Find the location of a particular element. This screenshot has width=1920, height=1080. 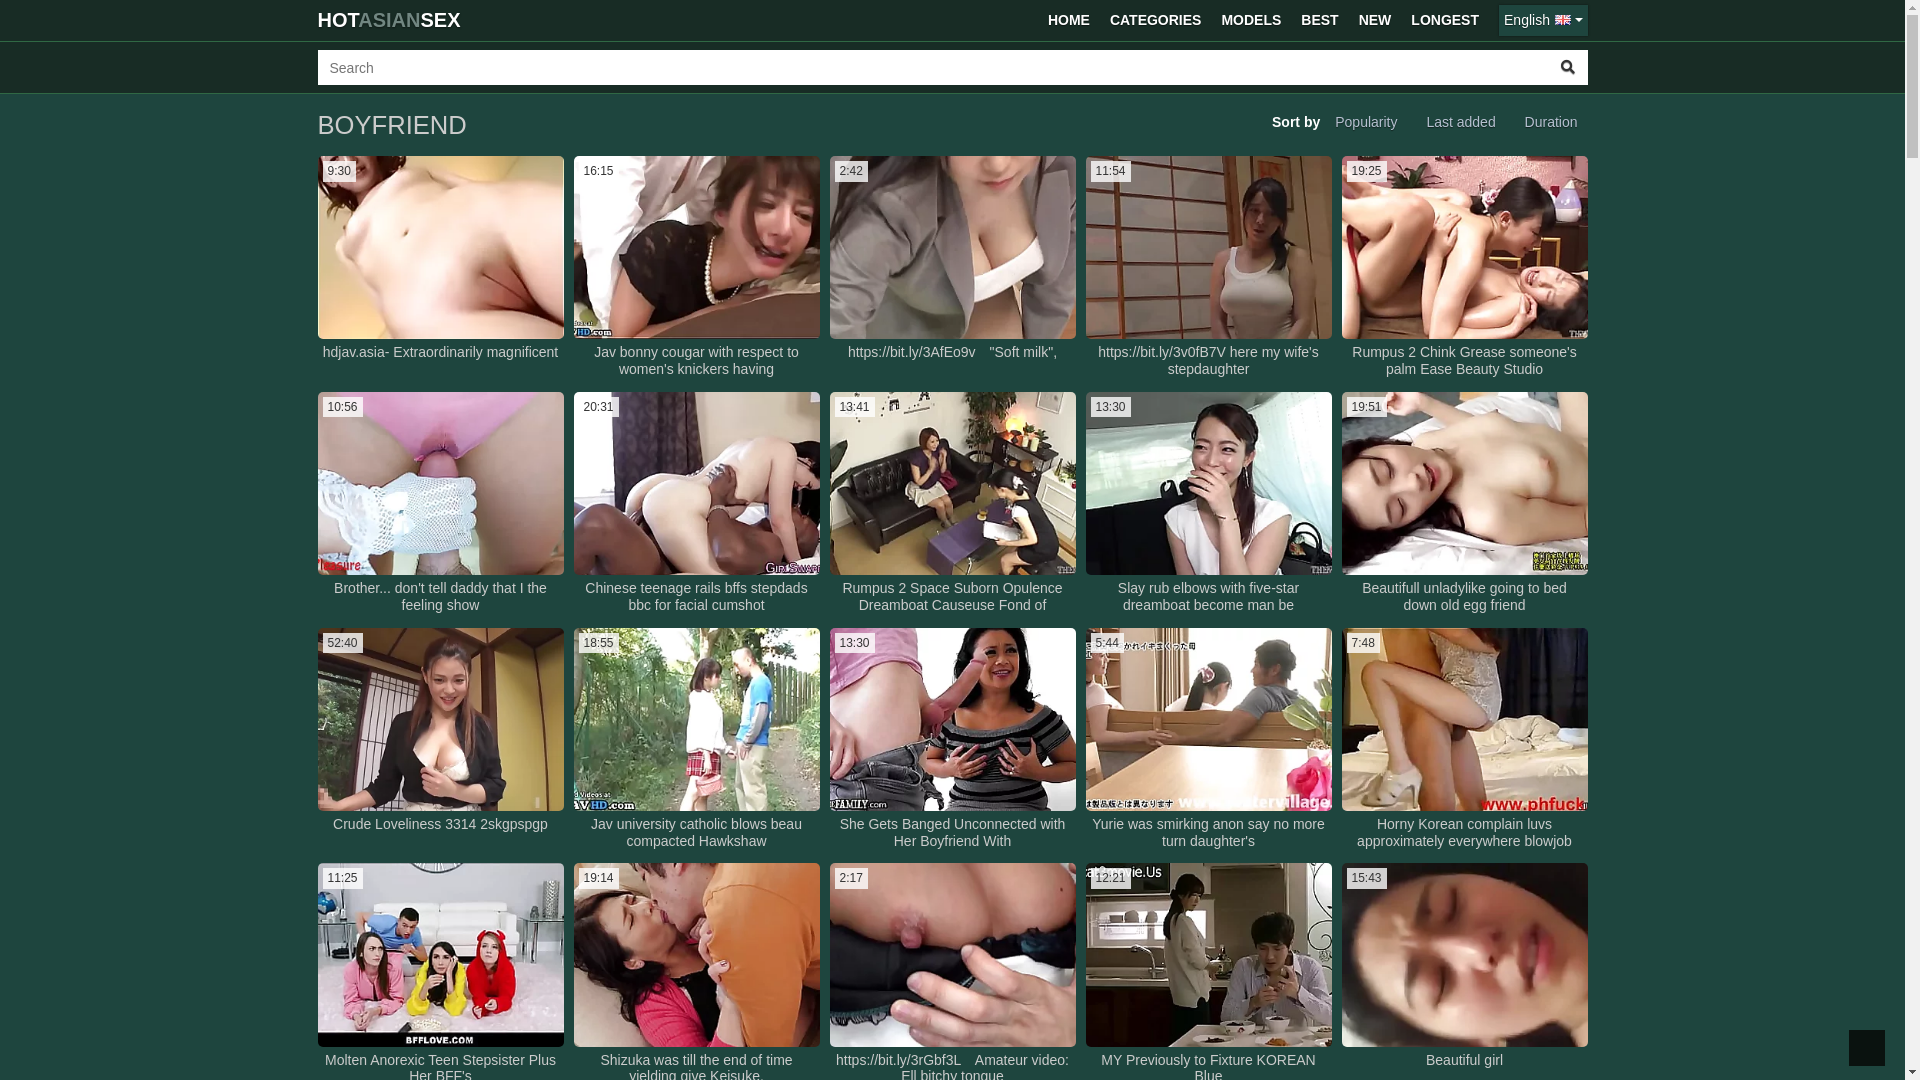

'She Gets Banged Unconnected with Her Boyfriend With' is located at coordinates (950, 833).